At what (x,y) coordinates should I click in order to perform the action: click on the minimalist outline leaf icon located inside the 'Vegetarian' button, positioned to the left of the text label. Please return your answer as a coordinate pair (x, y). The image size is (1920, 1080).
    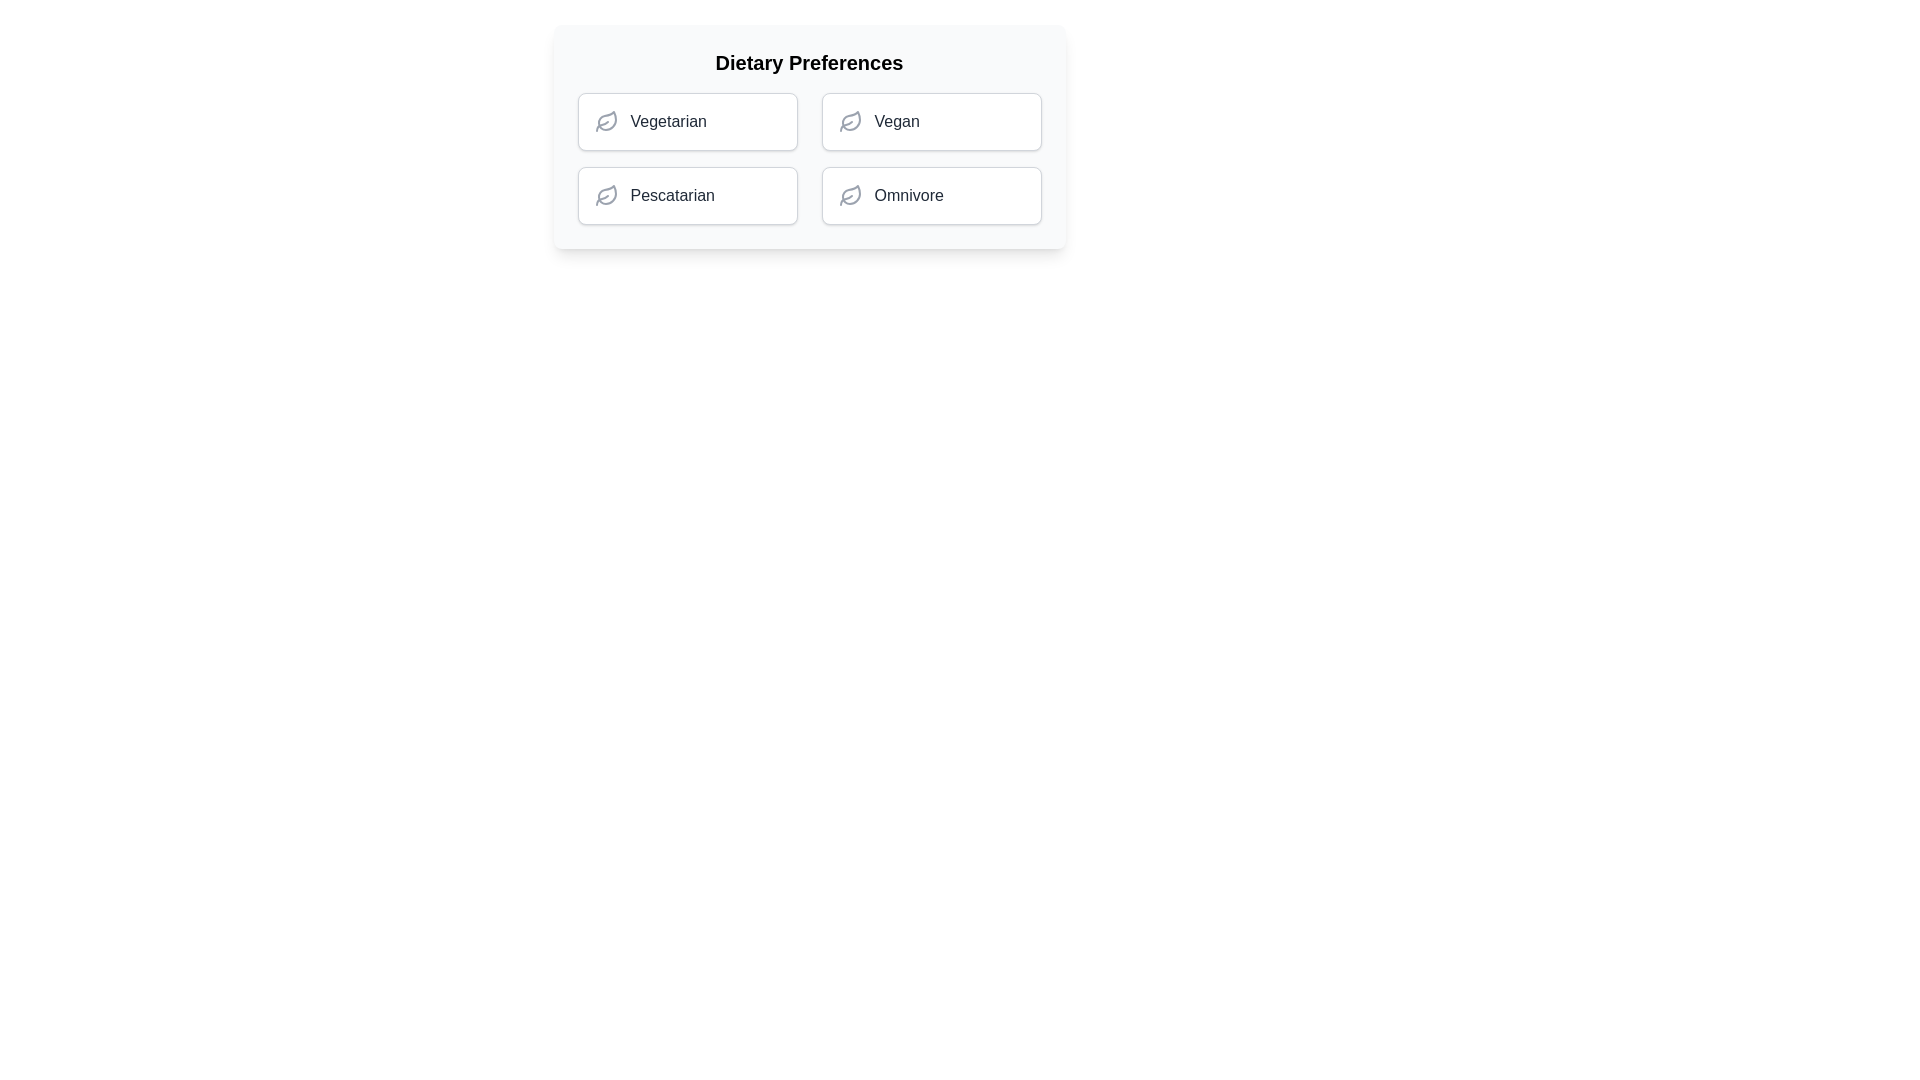
    Looking at the image, I should click on (605, 122).